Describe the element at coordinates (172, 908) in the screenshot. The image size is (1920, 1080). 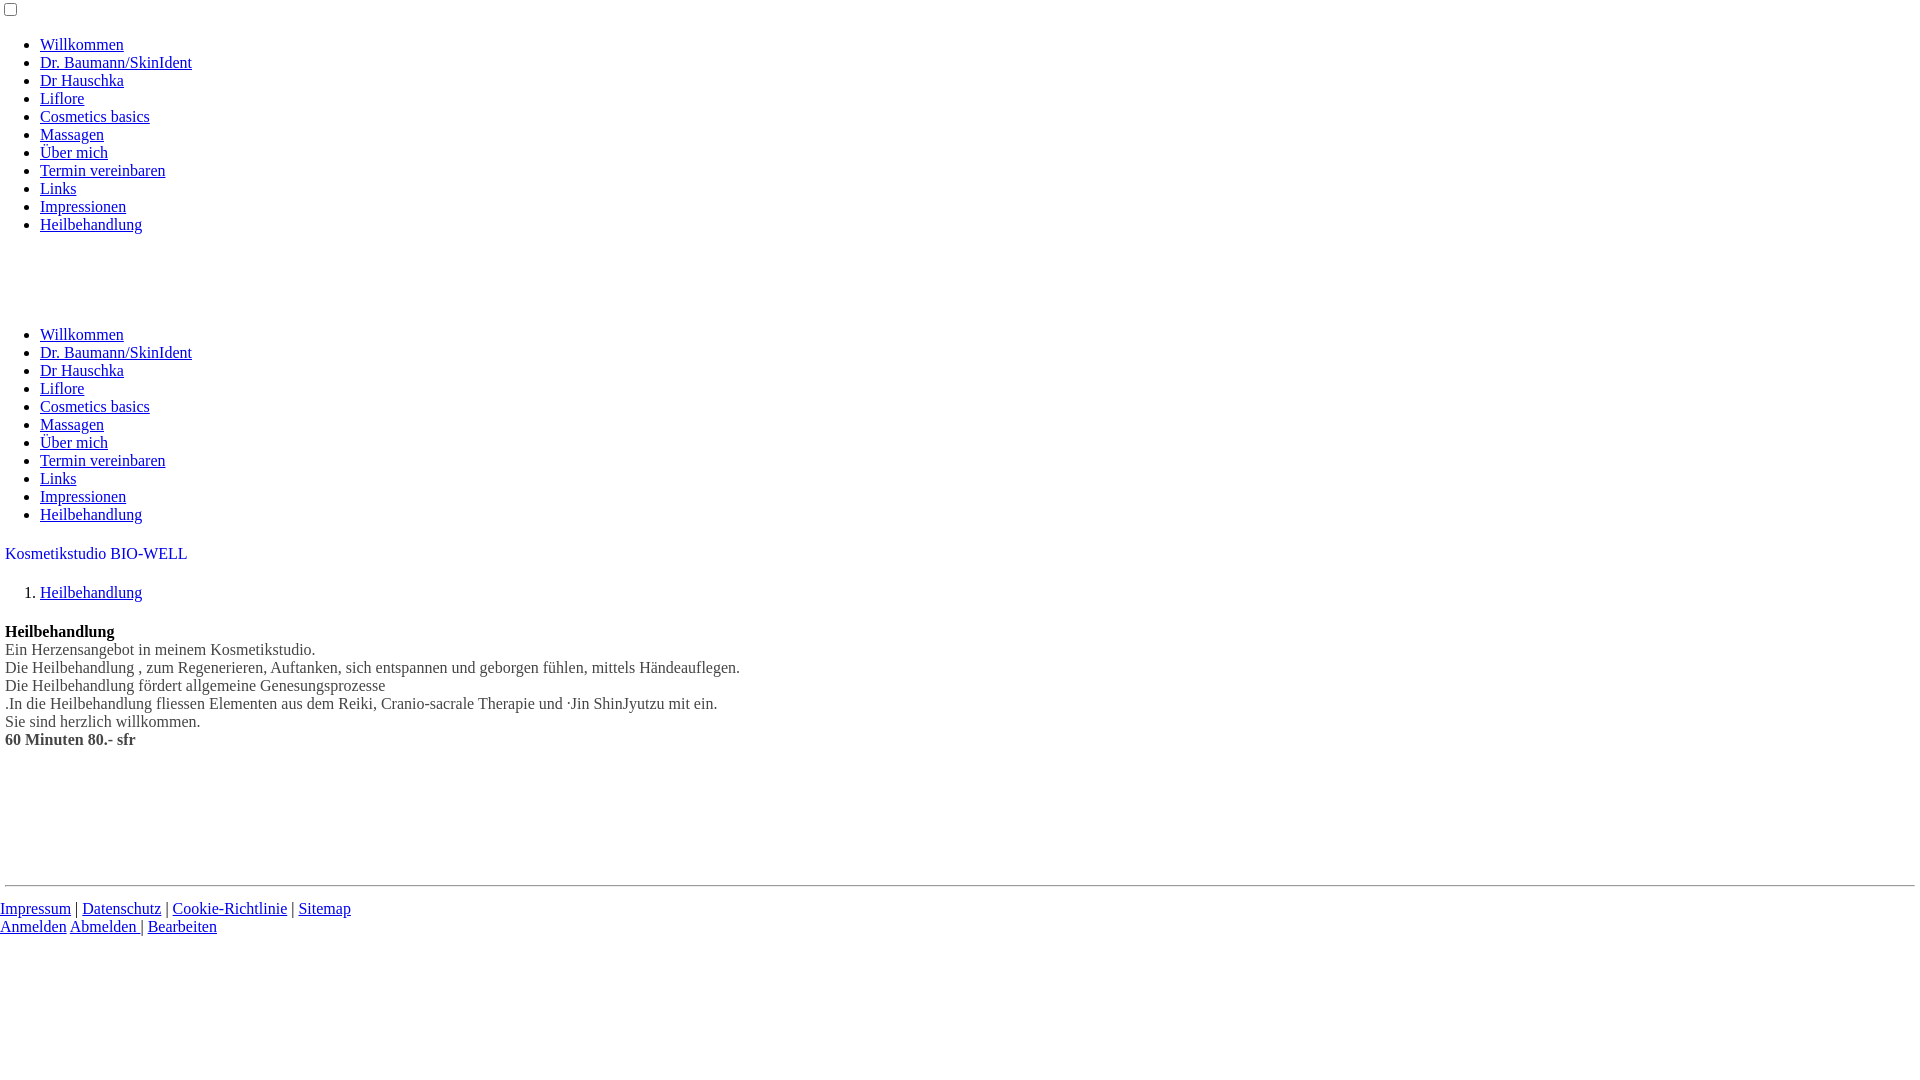
I see `'Cookie-Richtlinie'` at that location.